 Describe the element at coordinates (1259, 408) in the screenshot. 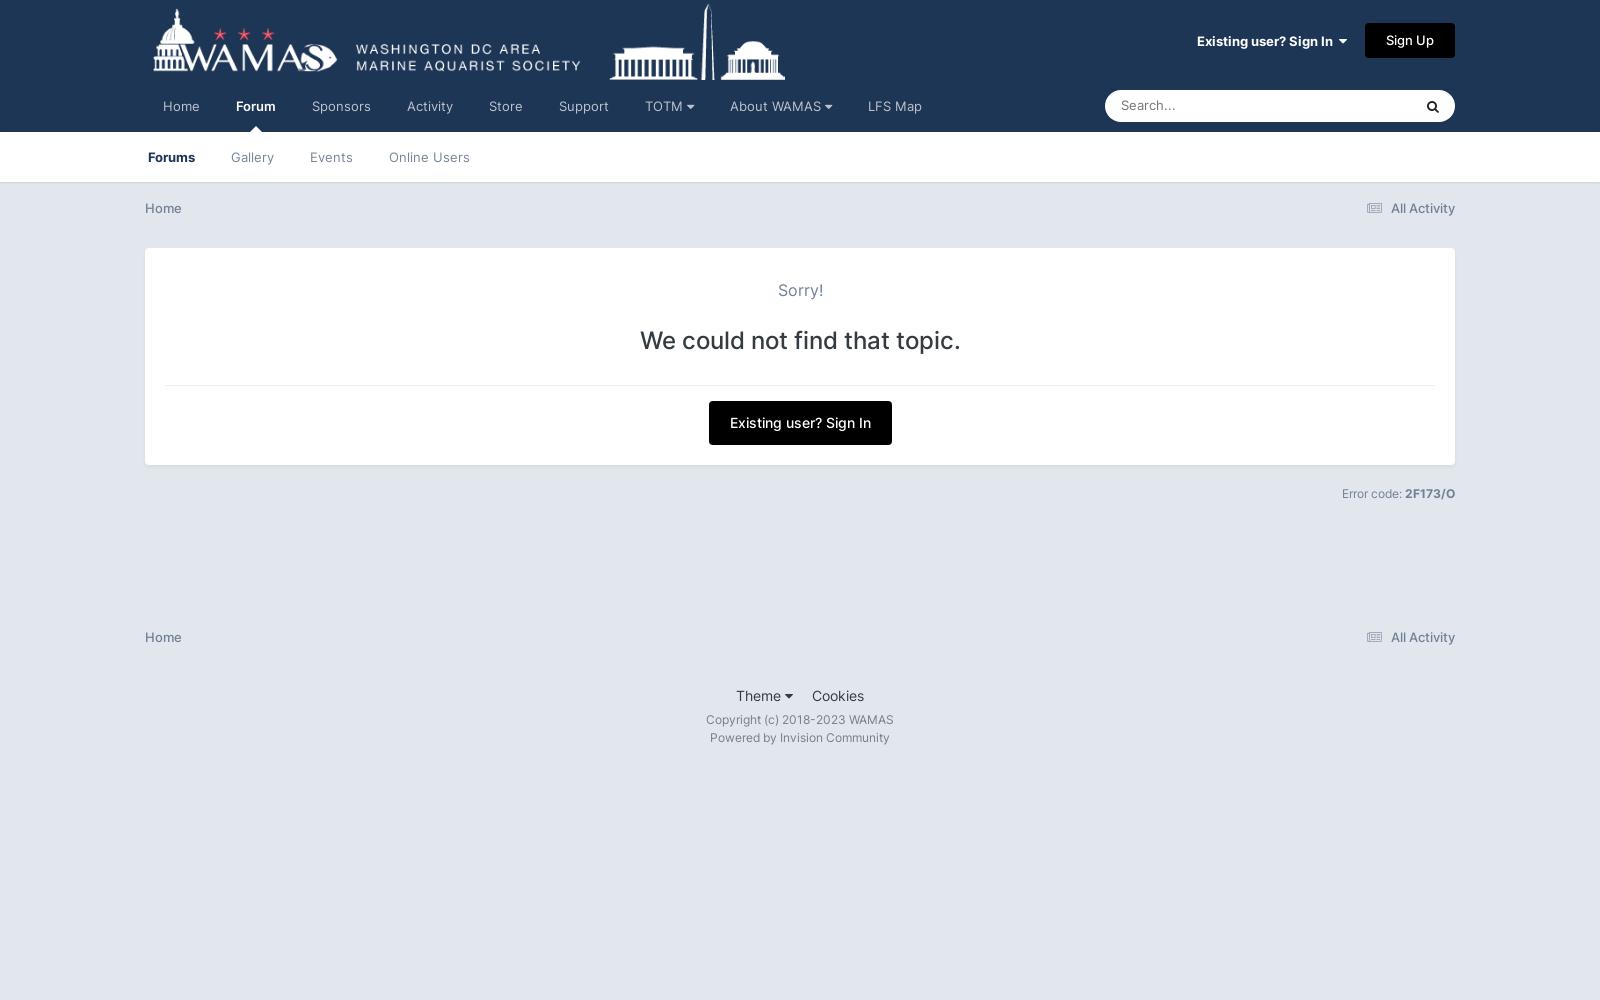

I see `'Members'` at that location.